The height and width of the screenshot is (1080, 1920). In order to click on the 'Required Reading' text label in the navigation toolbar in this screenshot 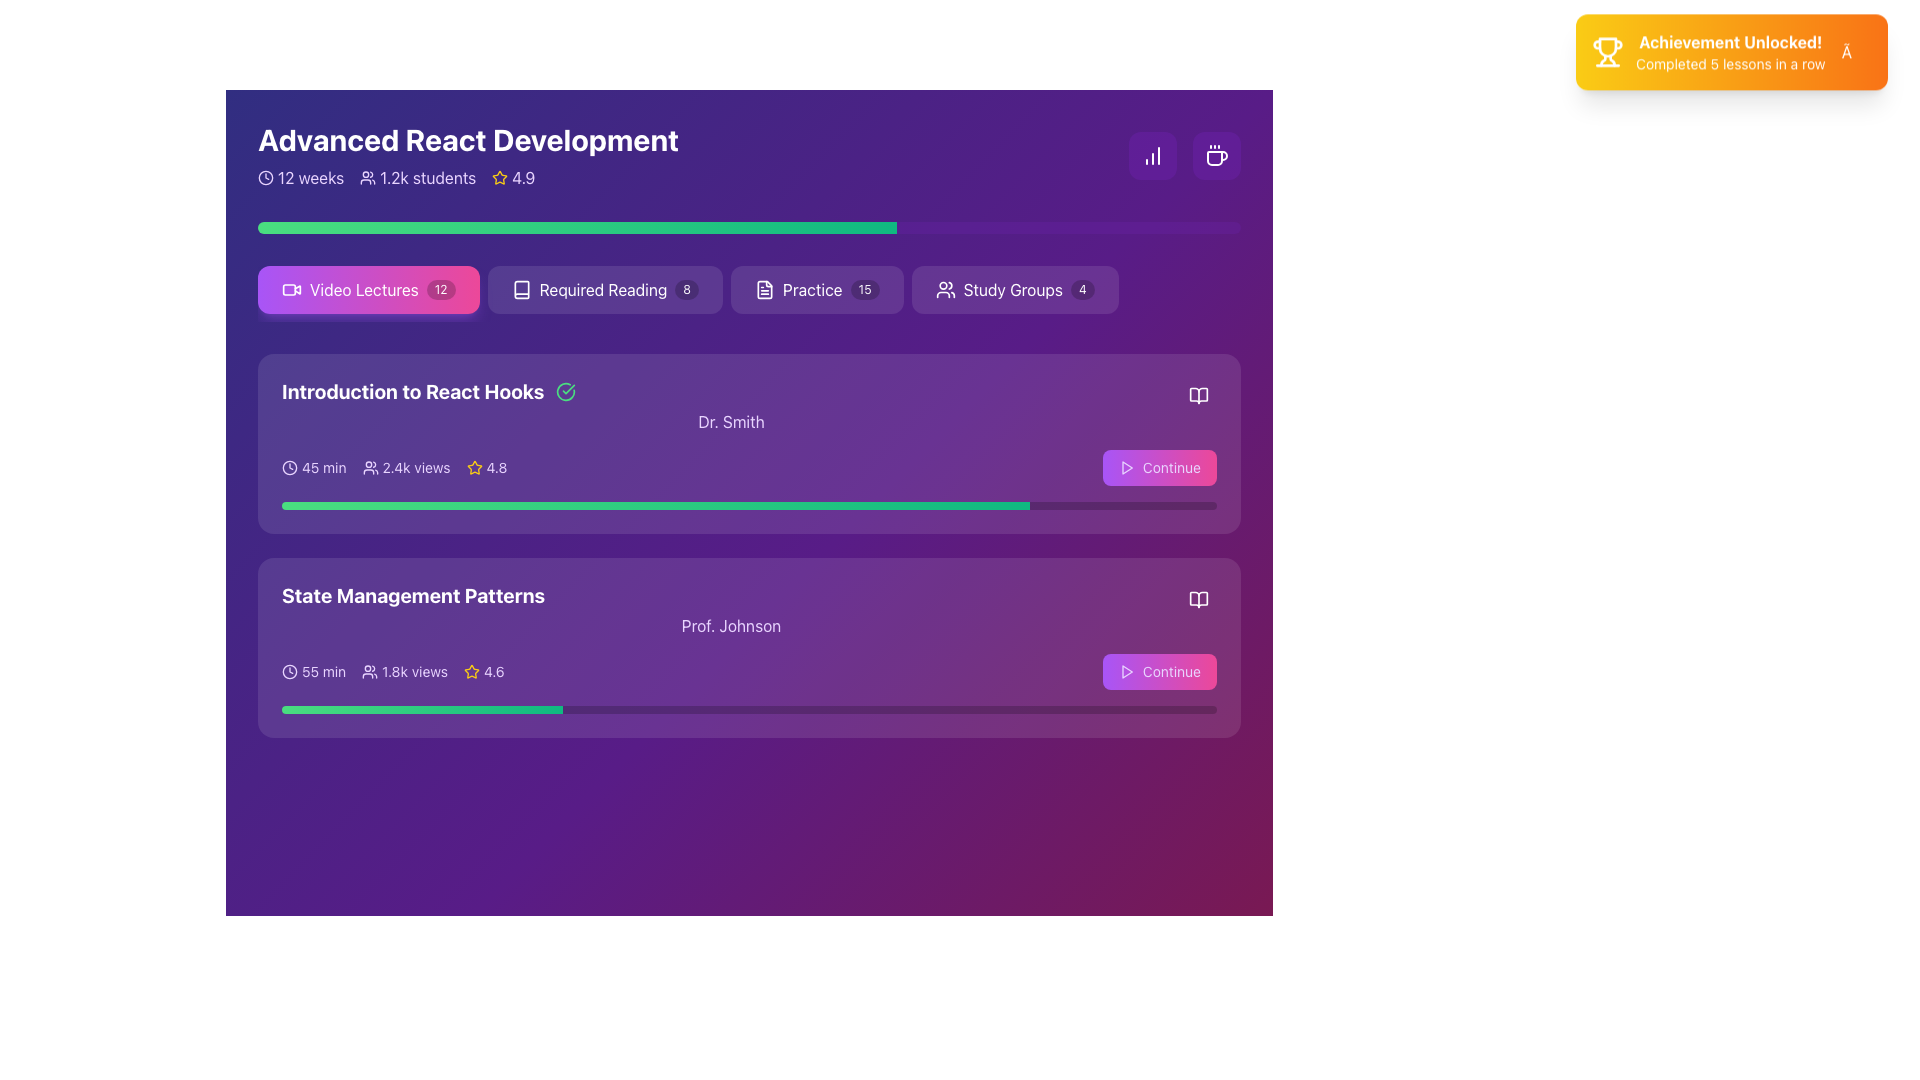, I will do `click(602, 289)`.